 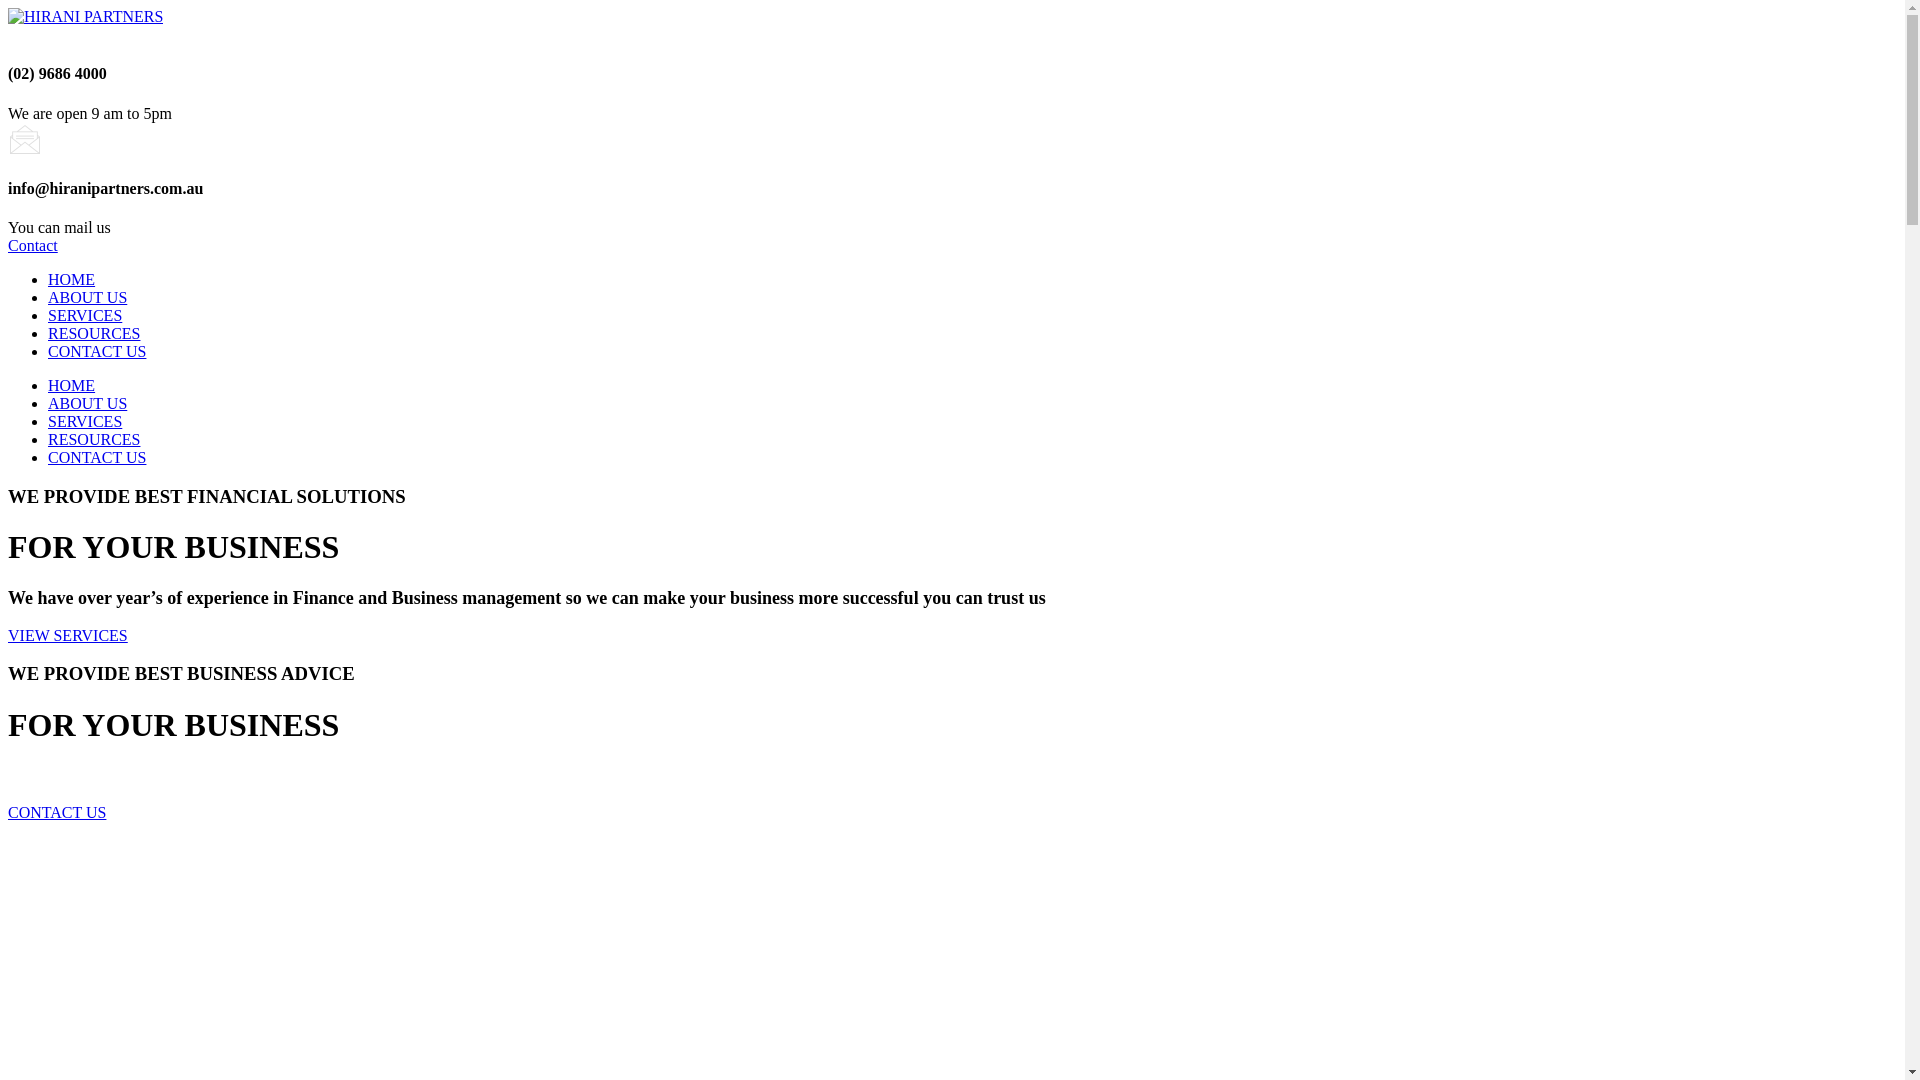 I want to click on 'ABOUT US', so click(x=86, y=297).